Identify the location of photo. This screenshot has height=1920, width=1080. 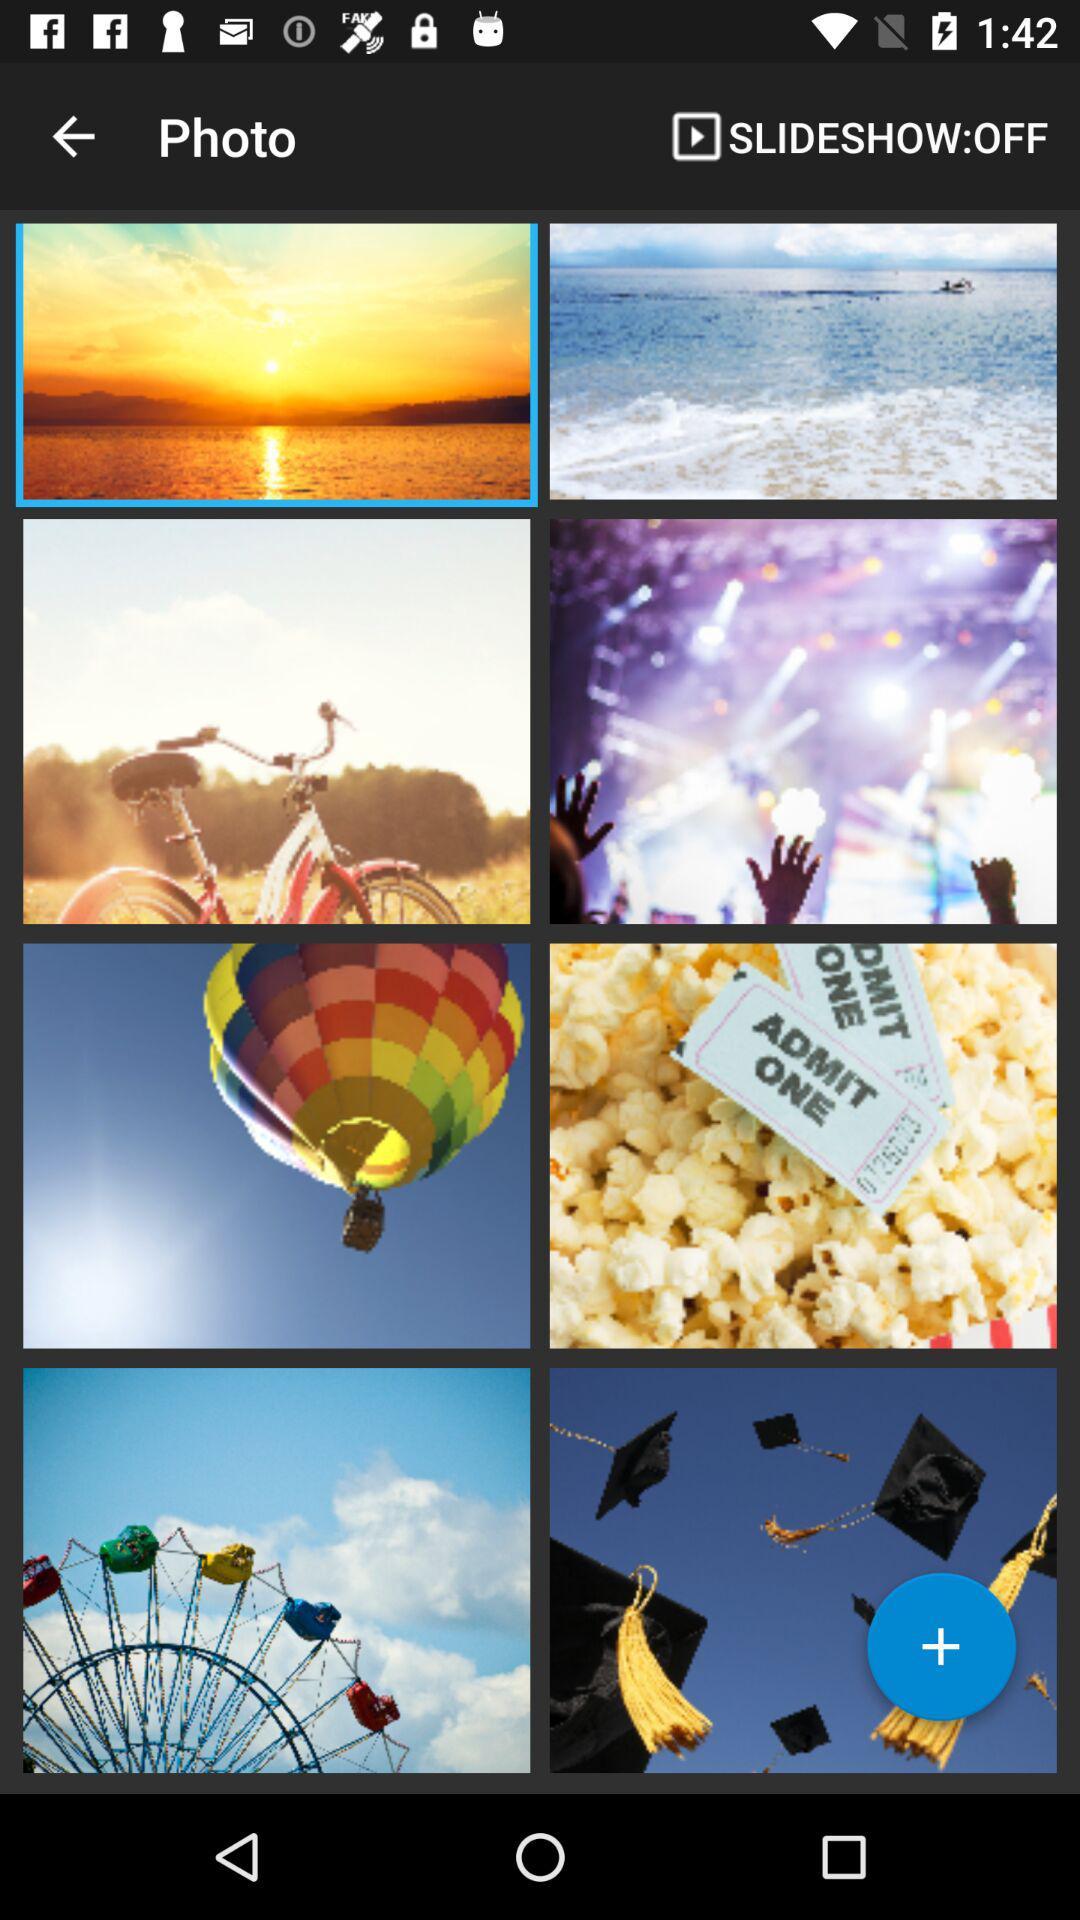
(276, 719).